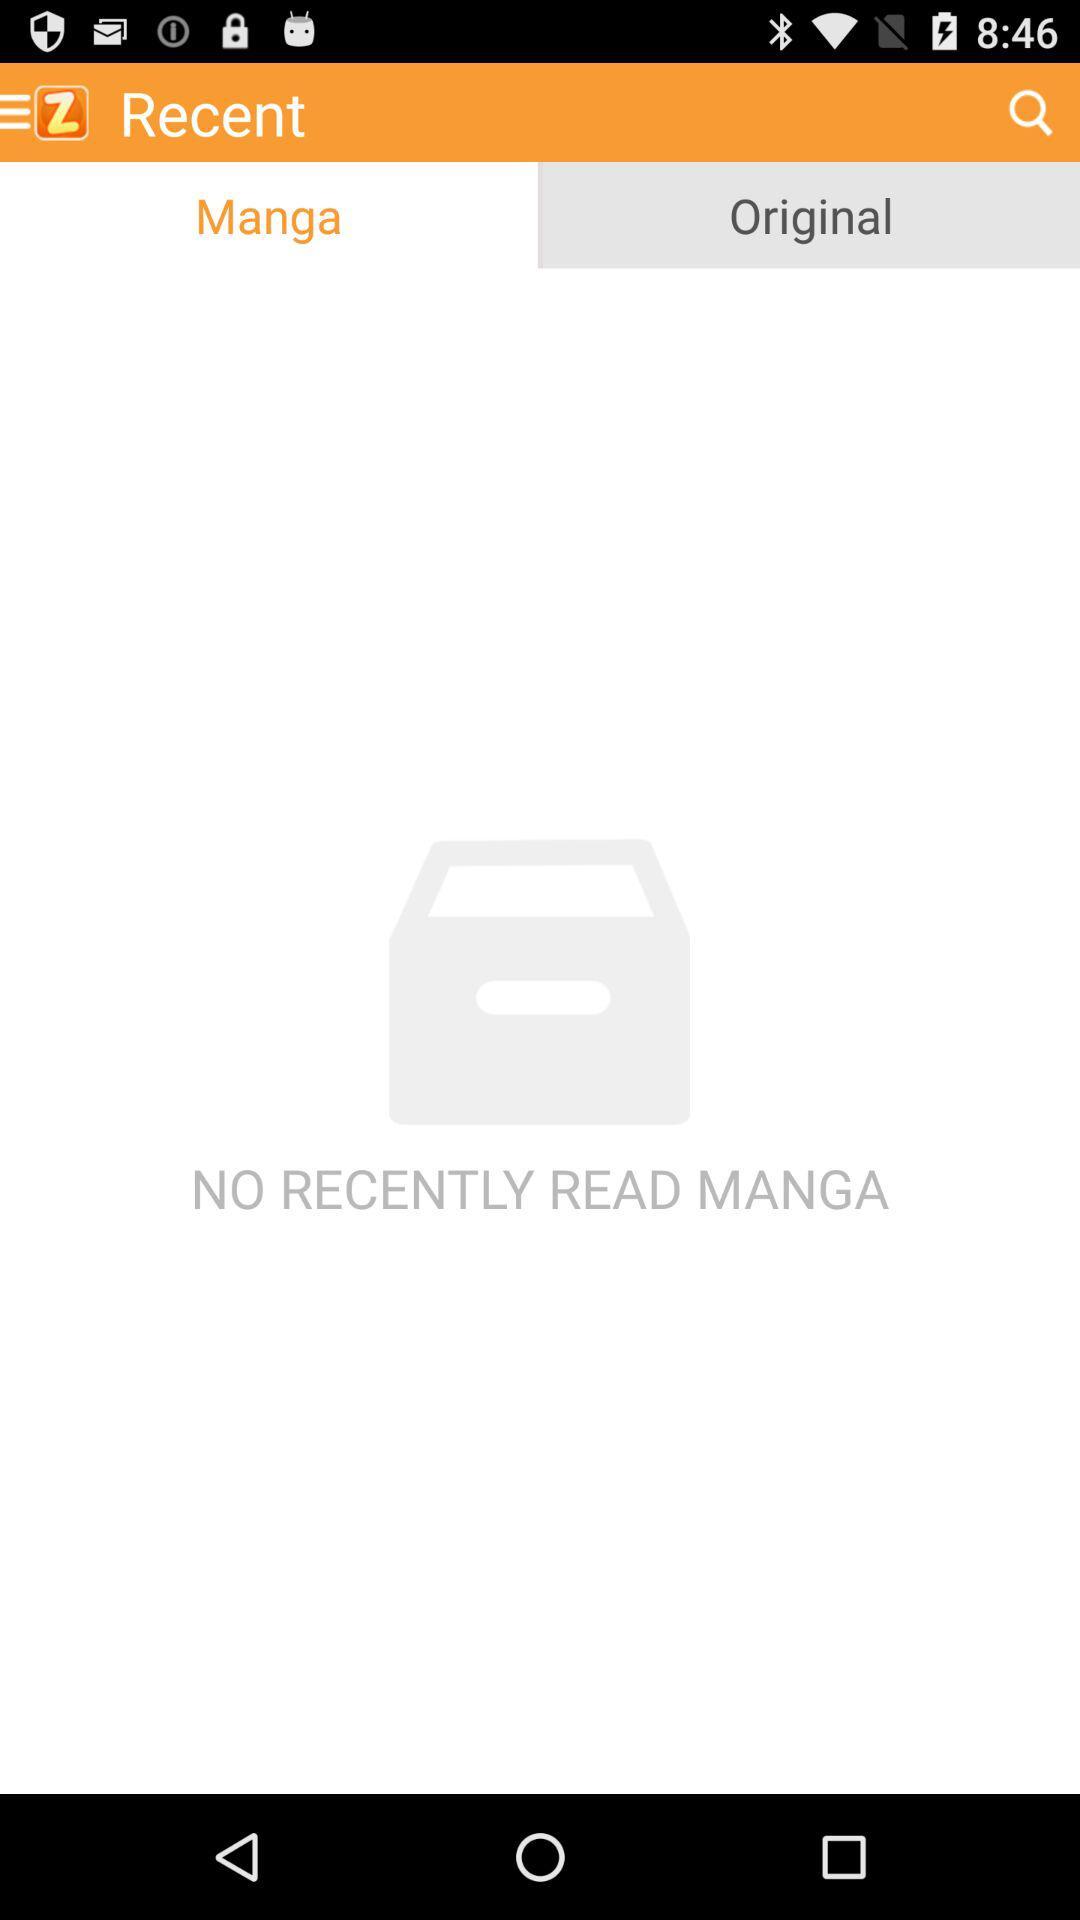 The height and width of the screenshot is (1920, 1080). I want to click on the search icon, so click(1030, 119).